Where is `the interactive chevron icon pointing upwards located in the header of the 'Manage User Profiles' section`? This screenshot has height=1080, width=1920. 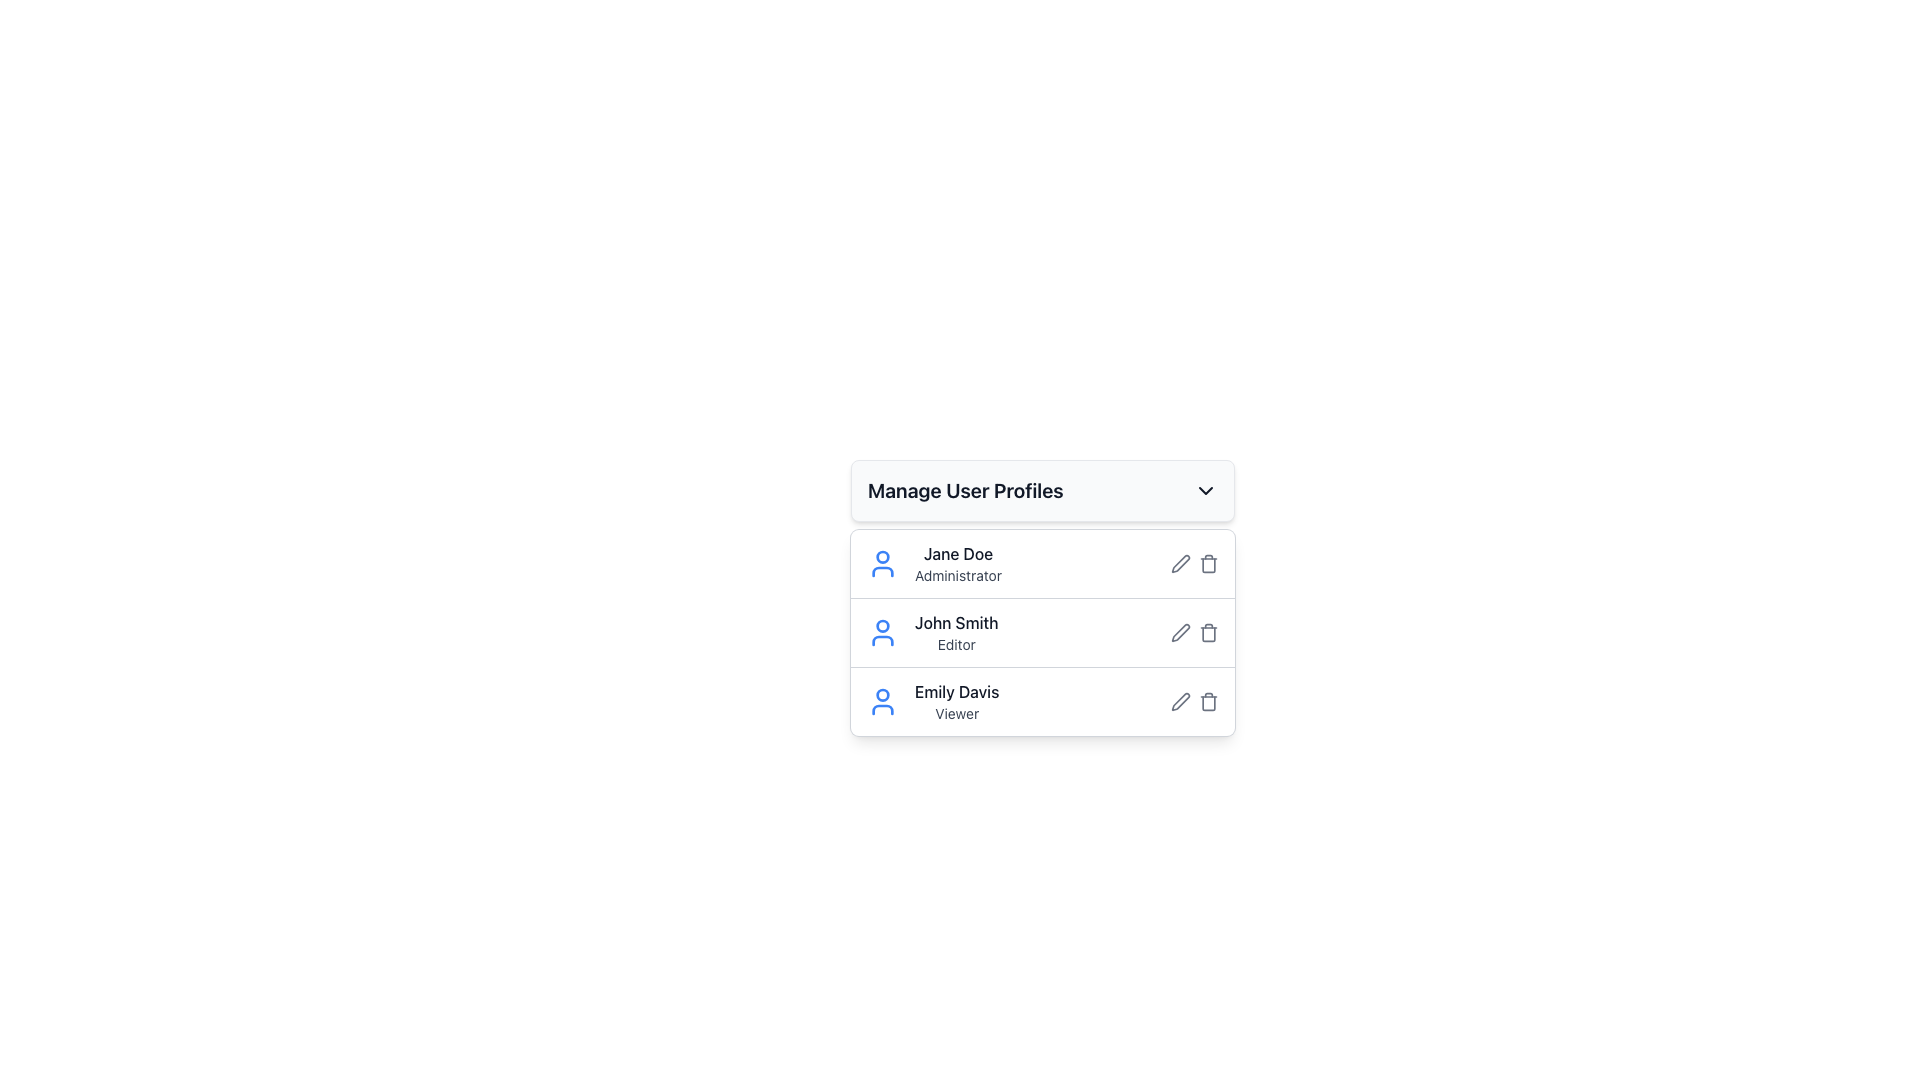 the interactive chevron icon pointing upwards located in the header of the 'Manage User Profiles' section is located at coordinates (1204, 490).